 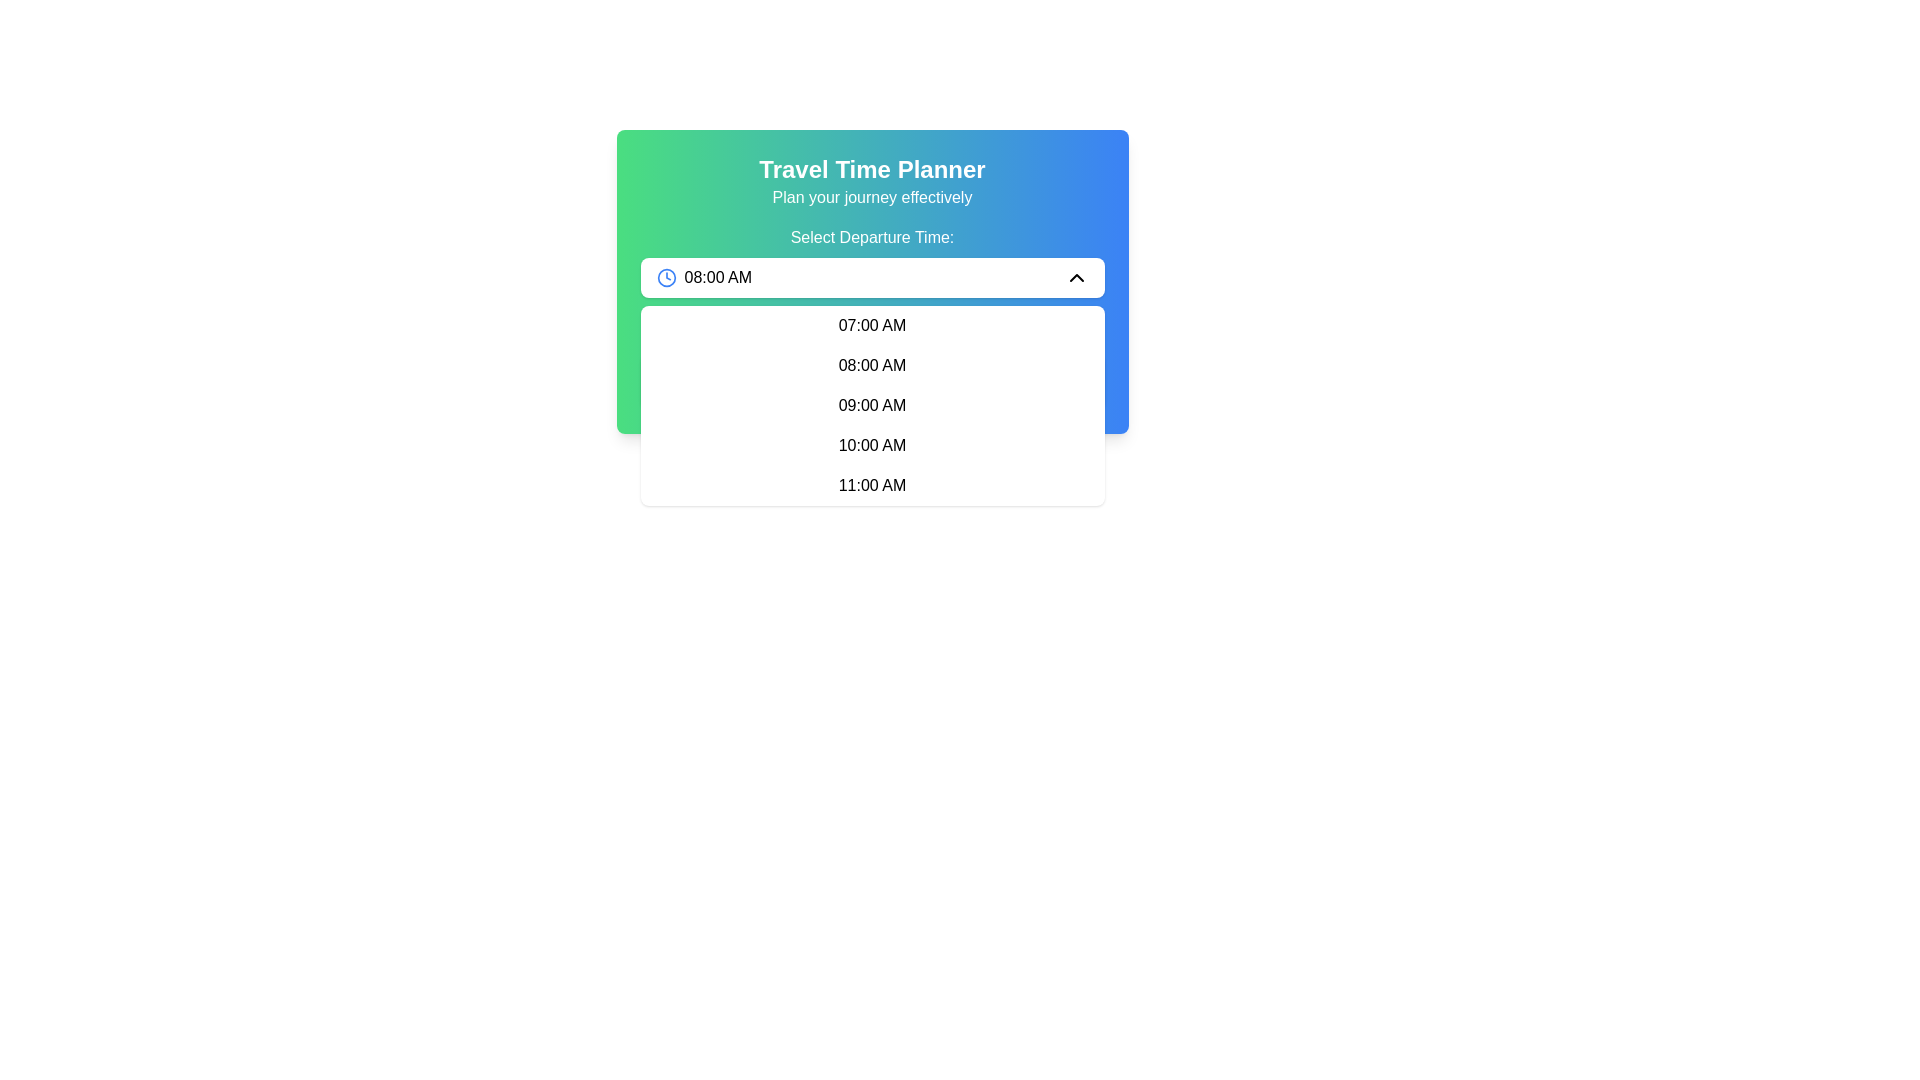 I want to click on the dropdown menu item displaying '11:00 AM', so click(x=872, y=486).